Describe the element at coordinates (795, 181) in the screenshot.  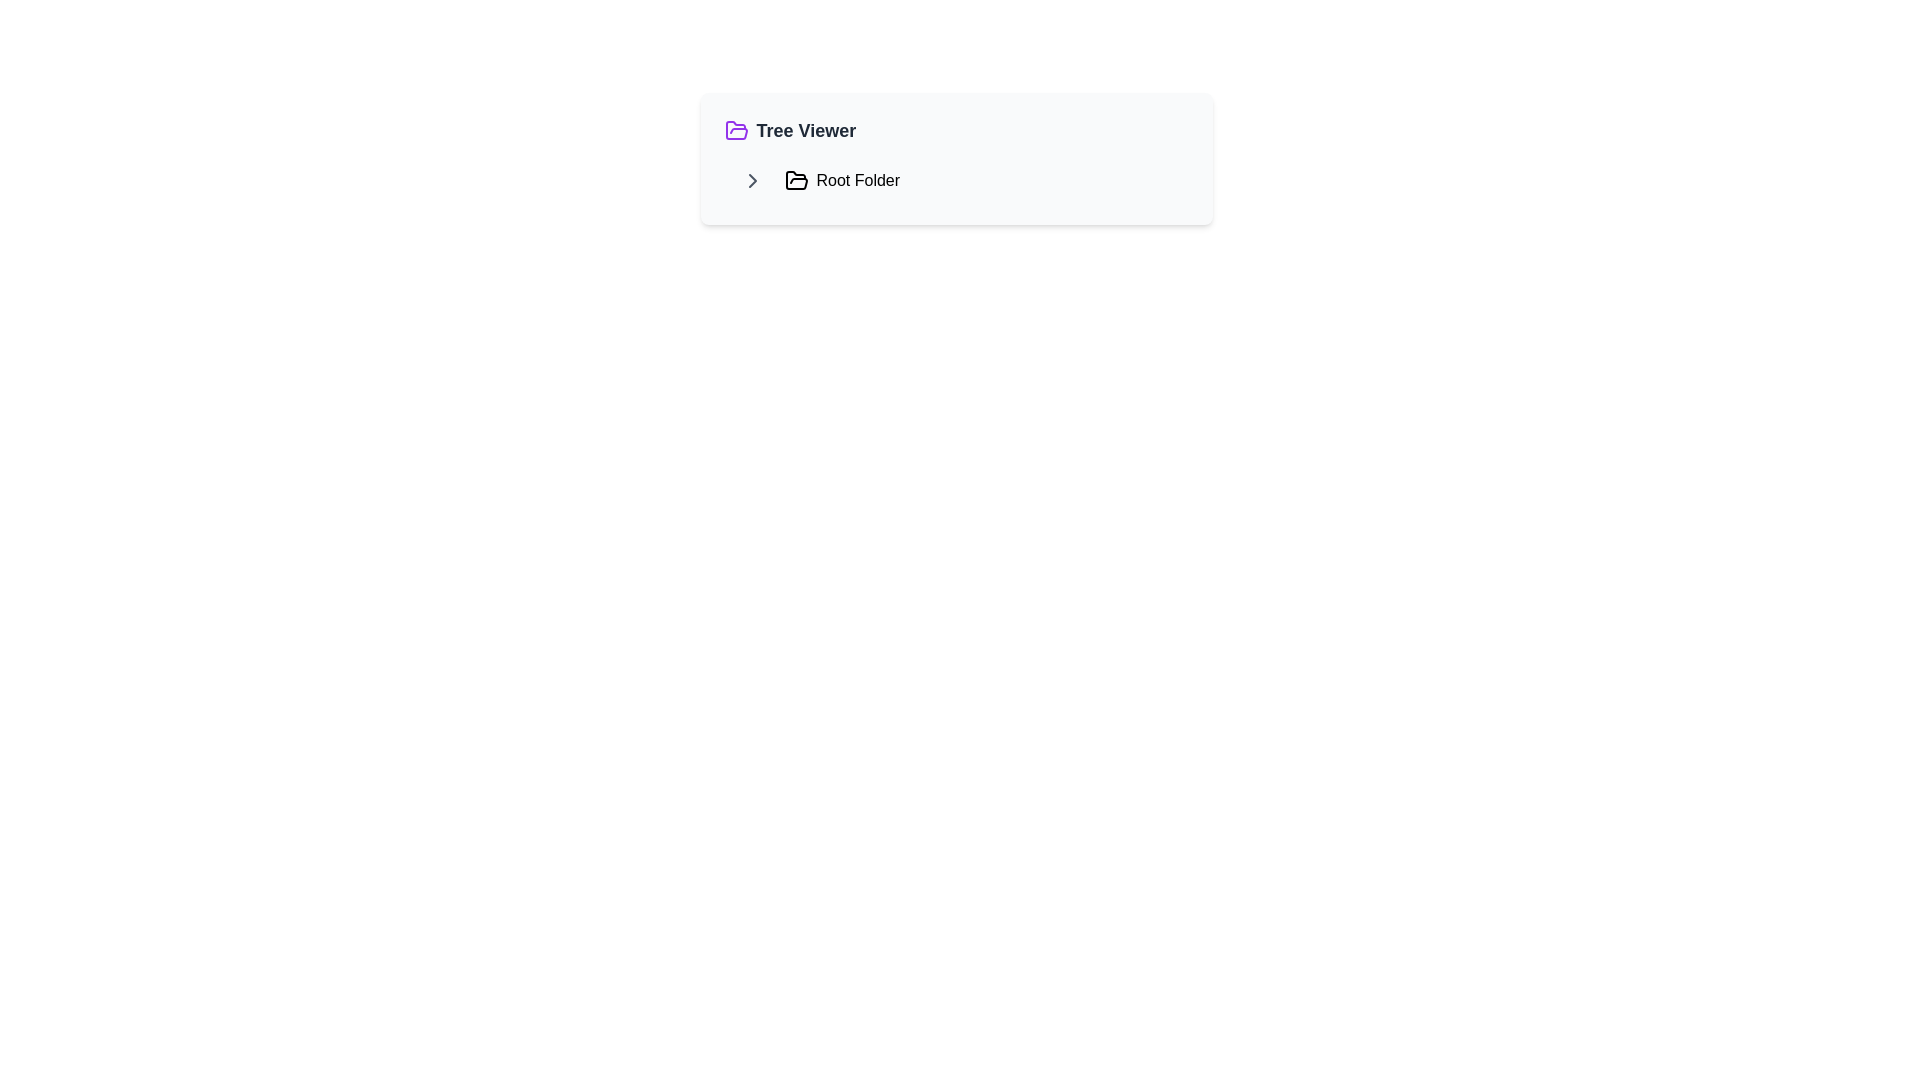
I see `the open folder icon that is positioned to the left of the 'Root Folder' text in the 'Tree Viewer' interface` at that location.